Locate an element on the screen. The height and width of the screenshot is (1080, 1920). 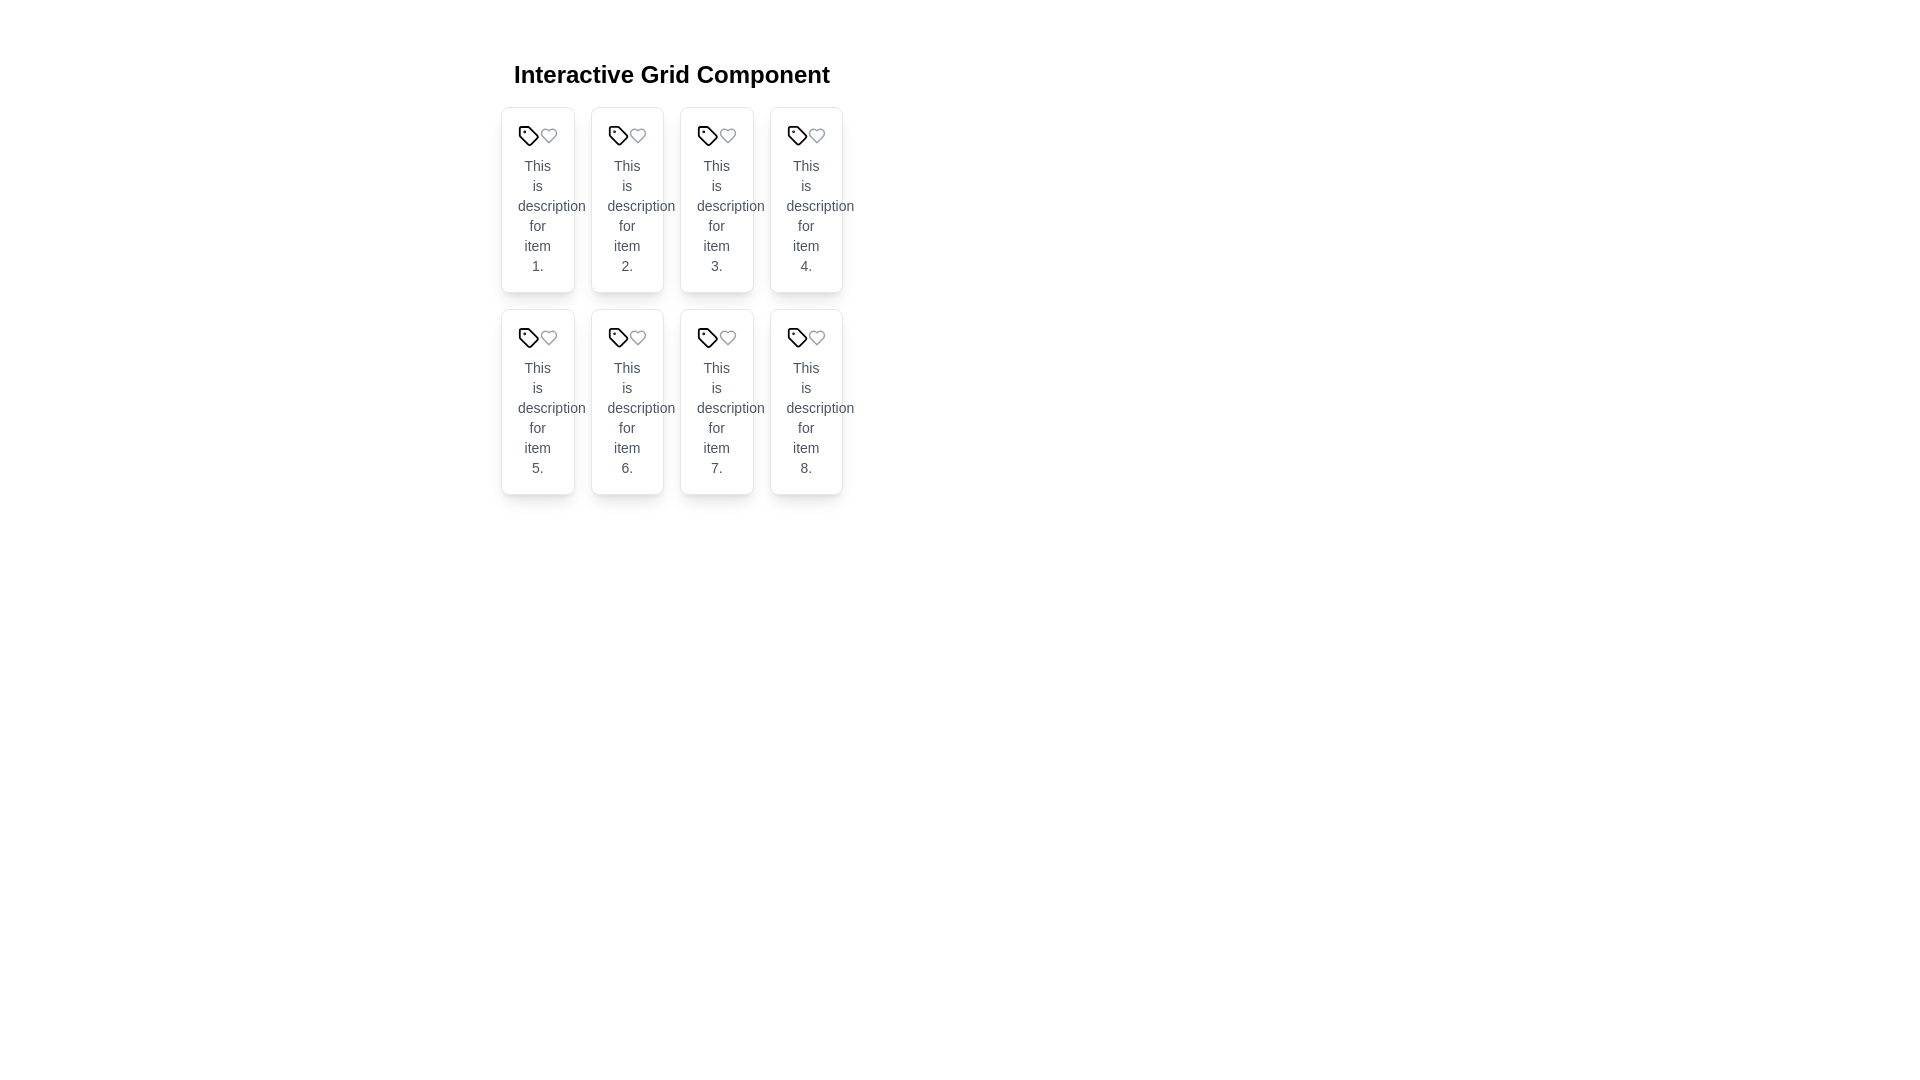
description text displayed in the eighth tile of the grid layout, located below the heart icon is located at coordinates (806, 416).